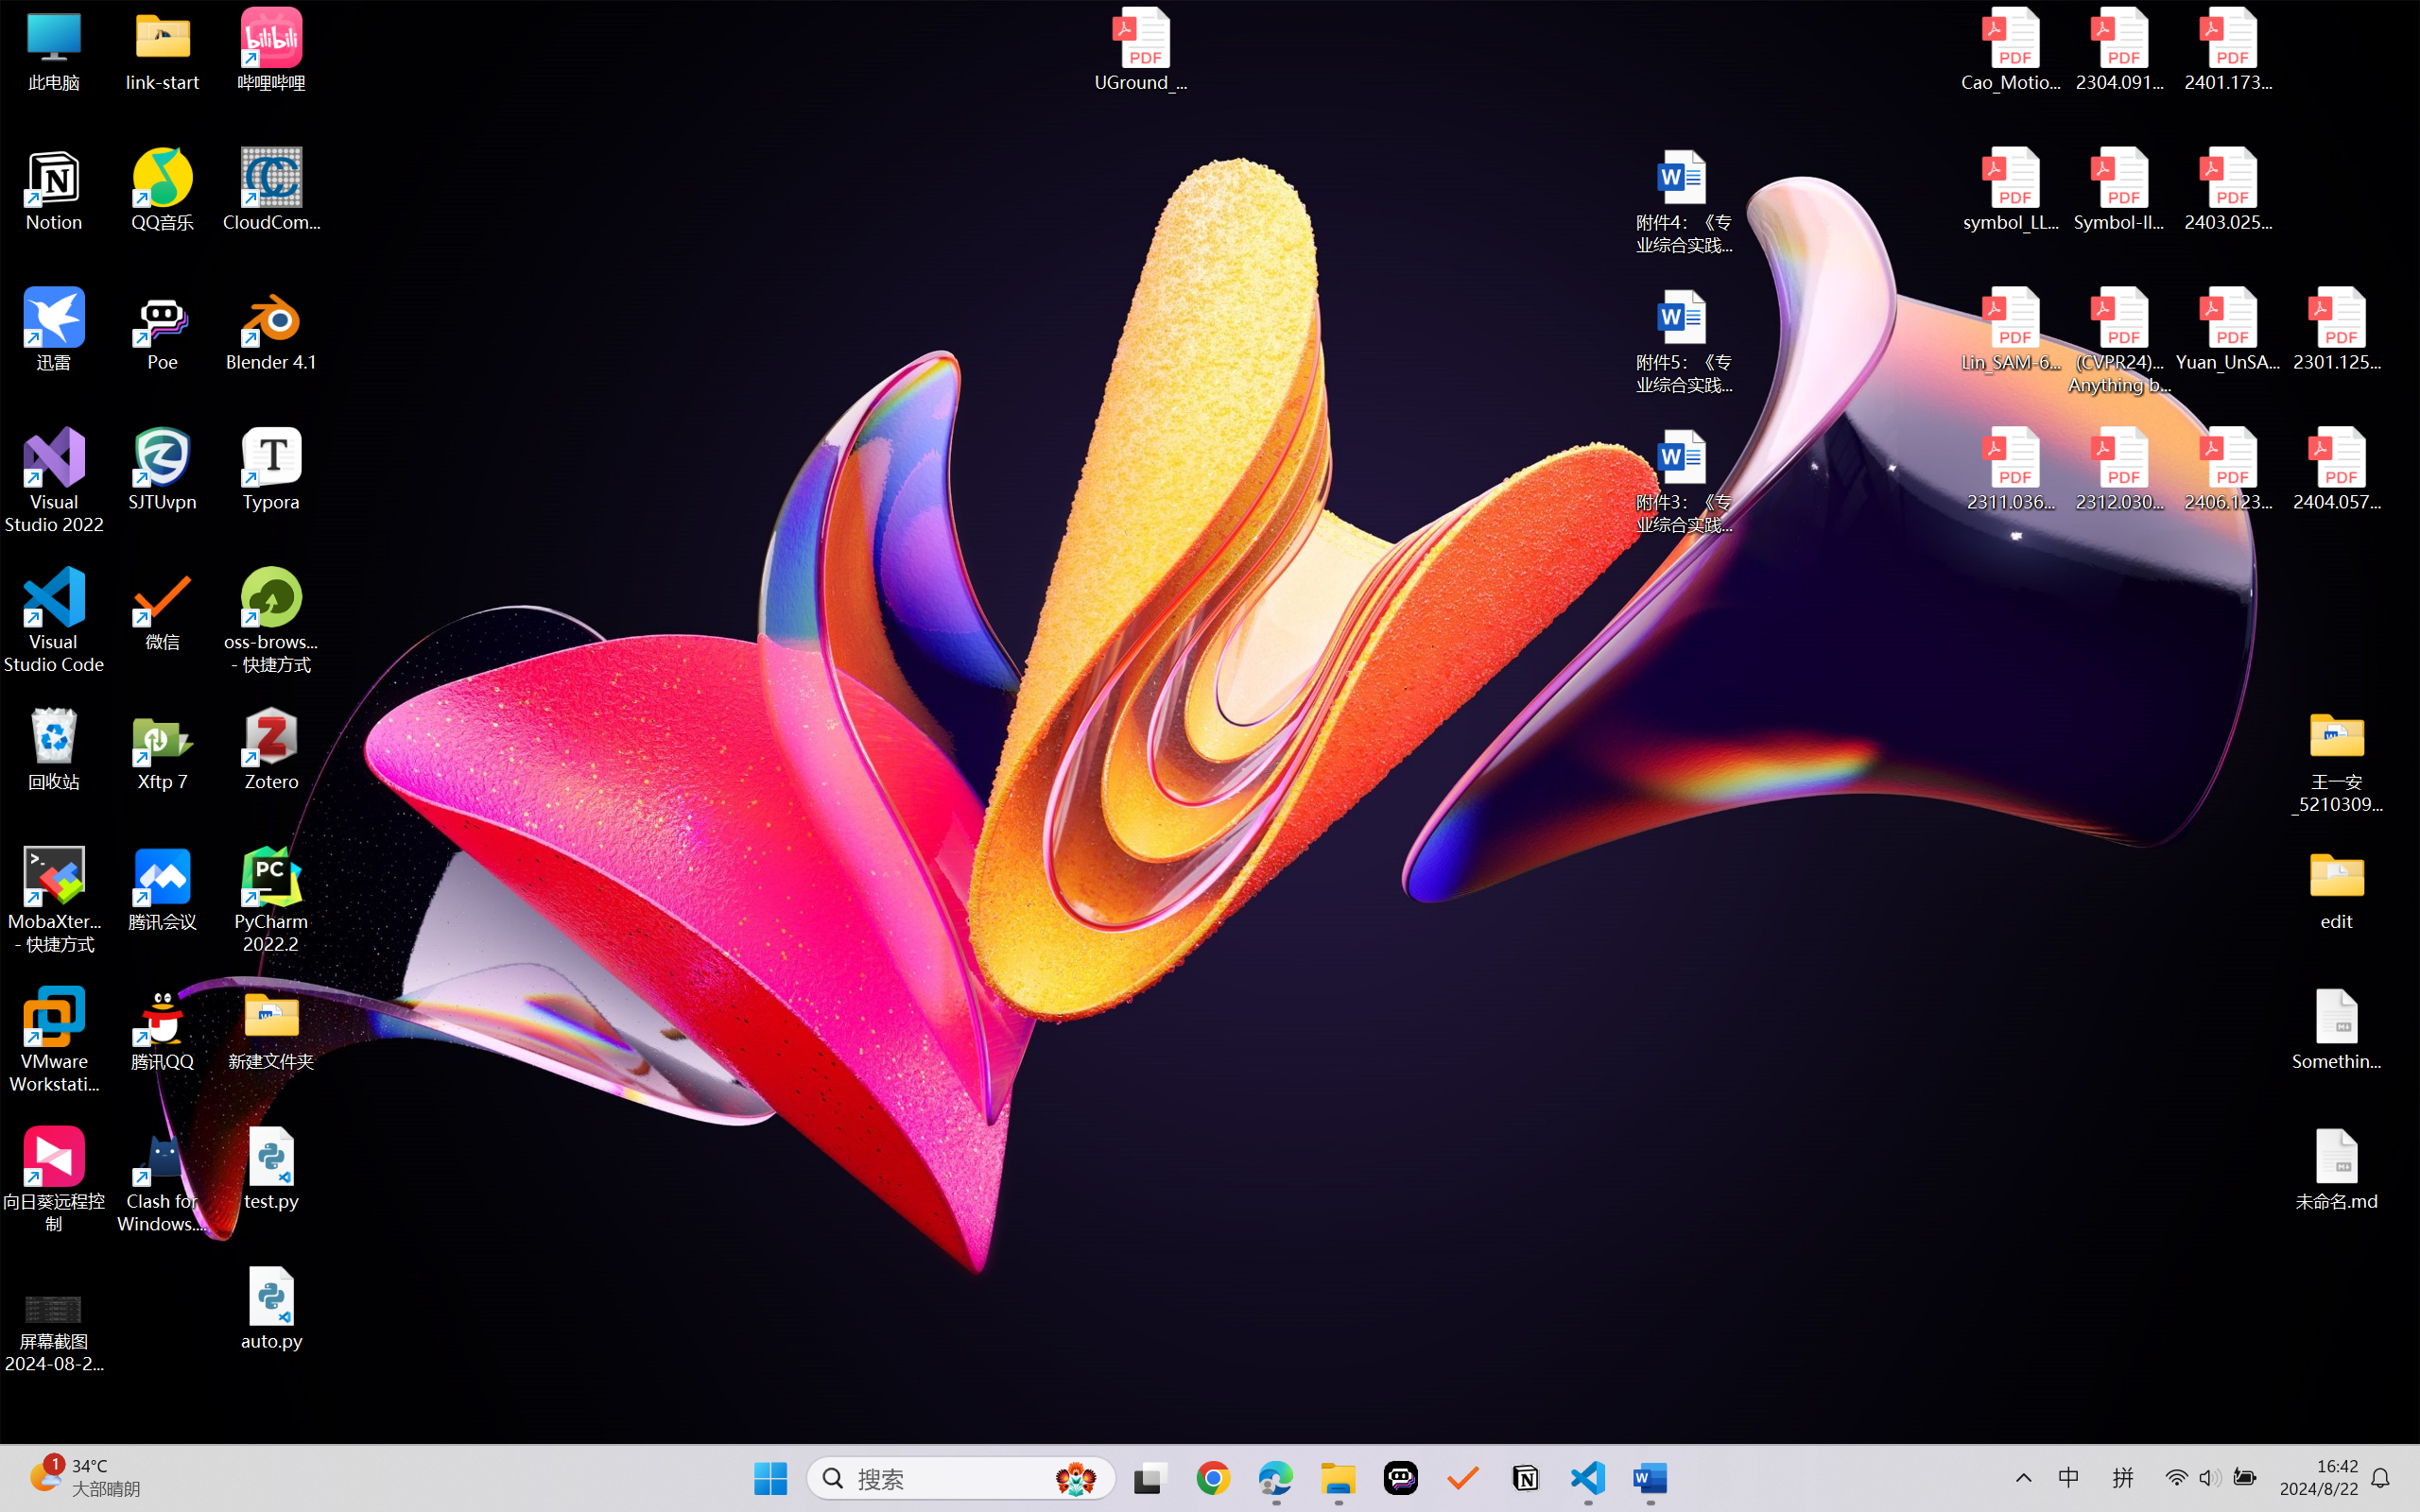 Image resolution: width=2420 pixels, height=1512 pixels. Describe the element at coordinates (271, 328) in the screenshot. I see `'Blender 4.1'` at that location.